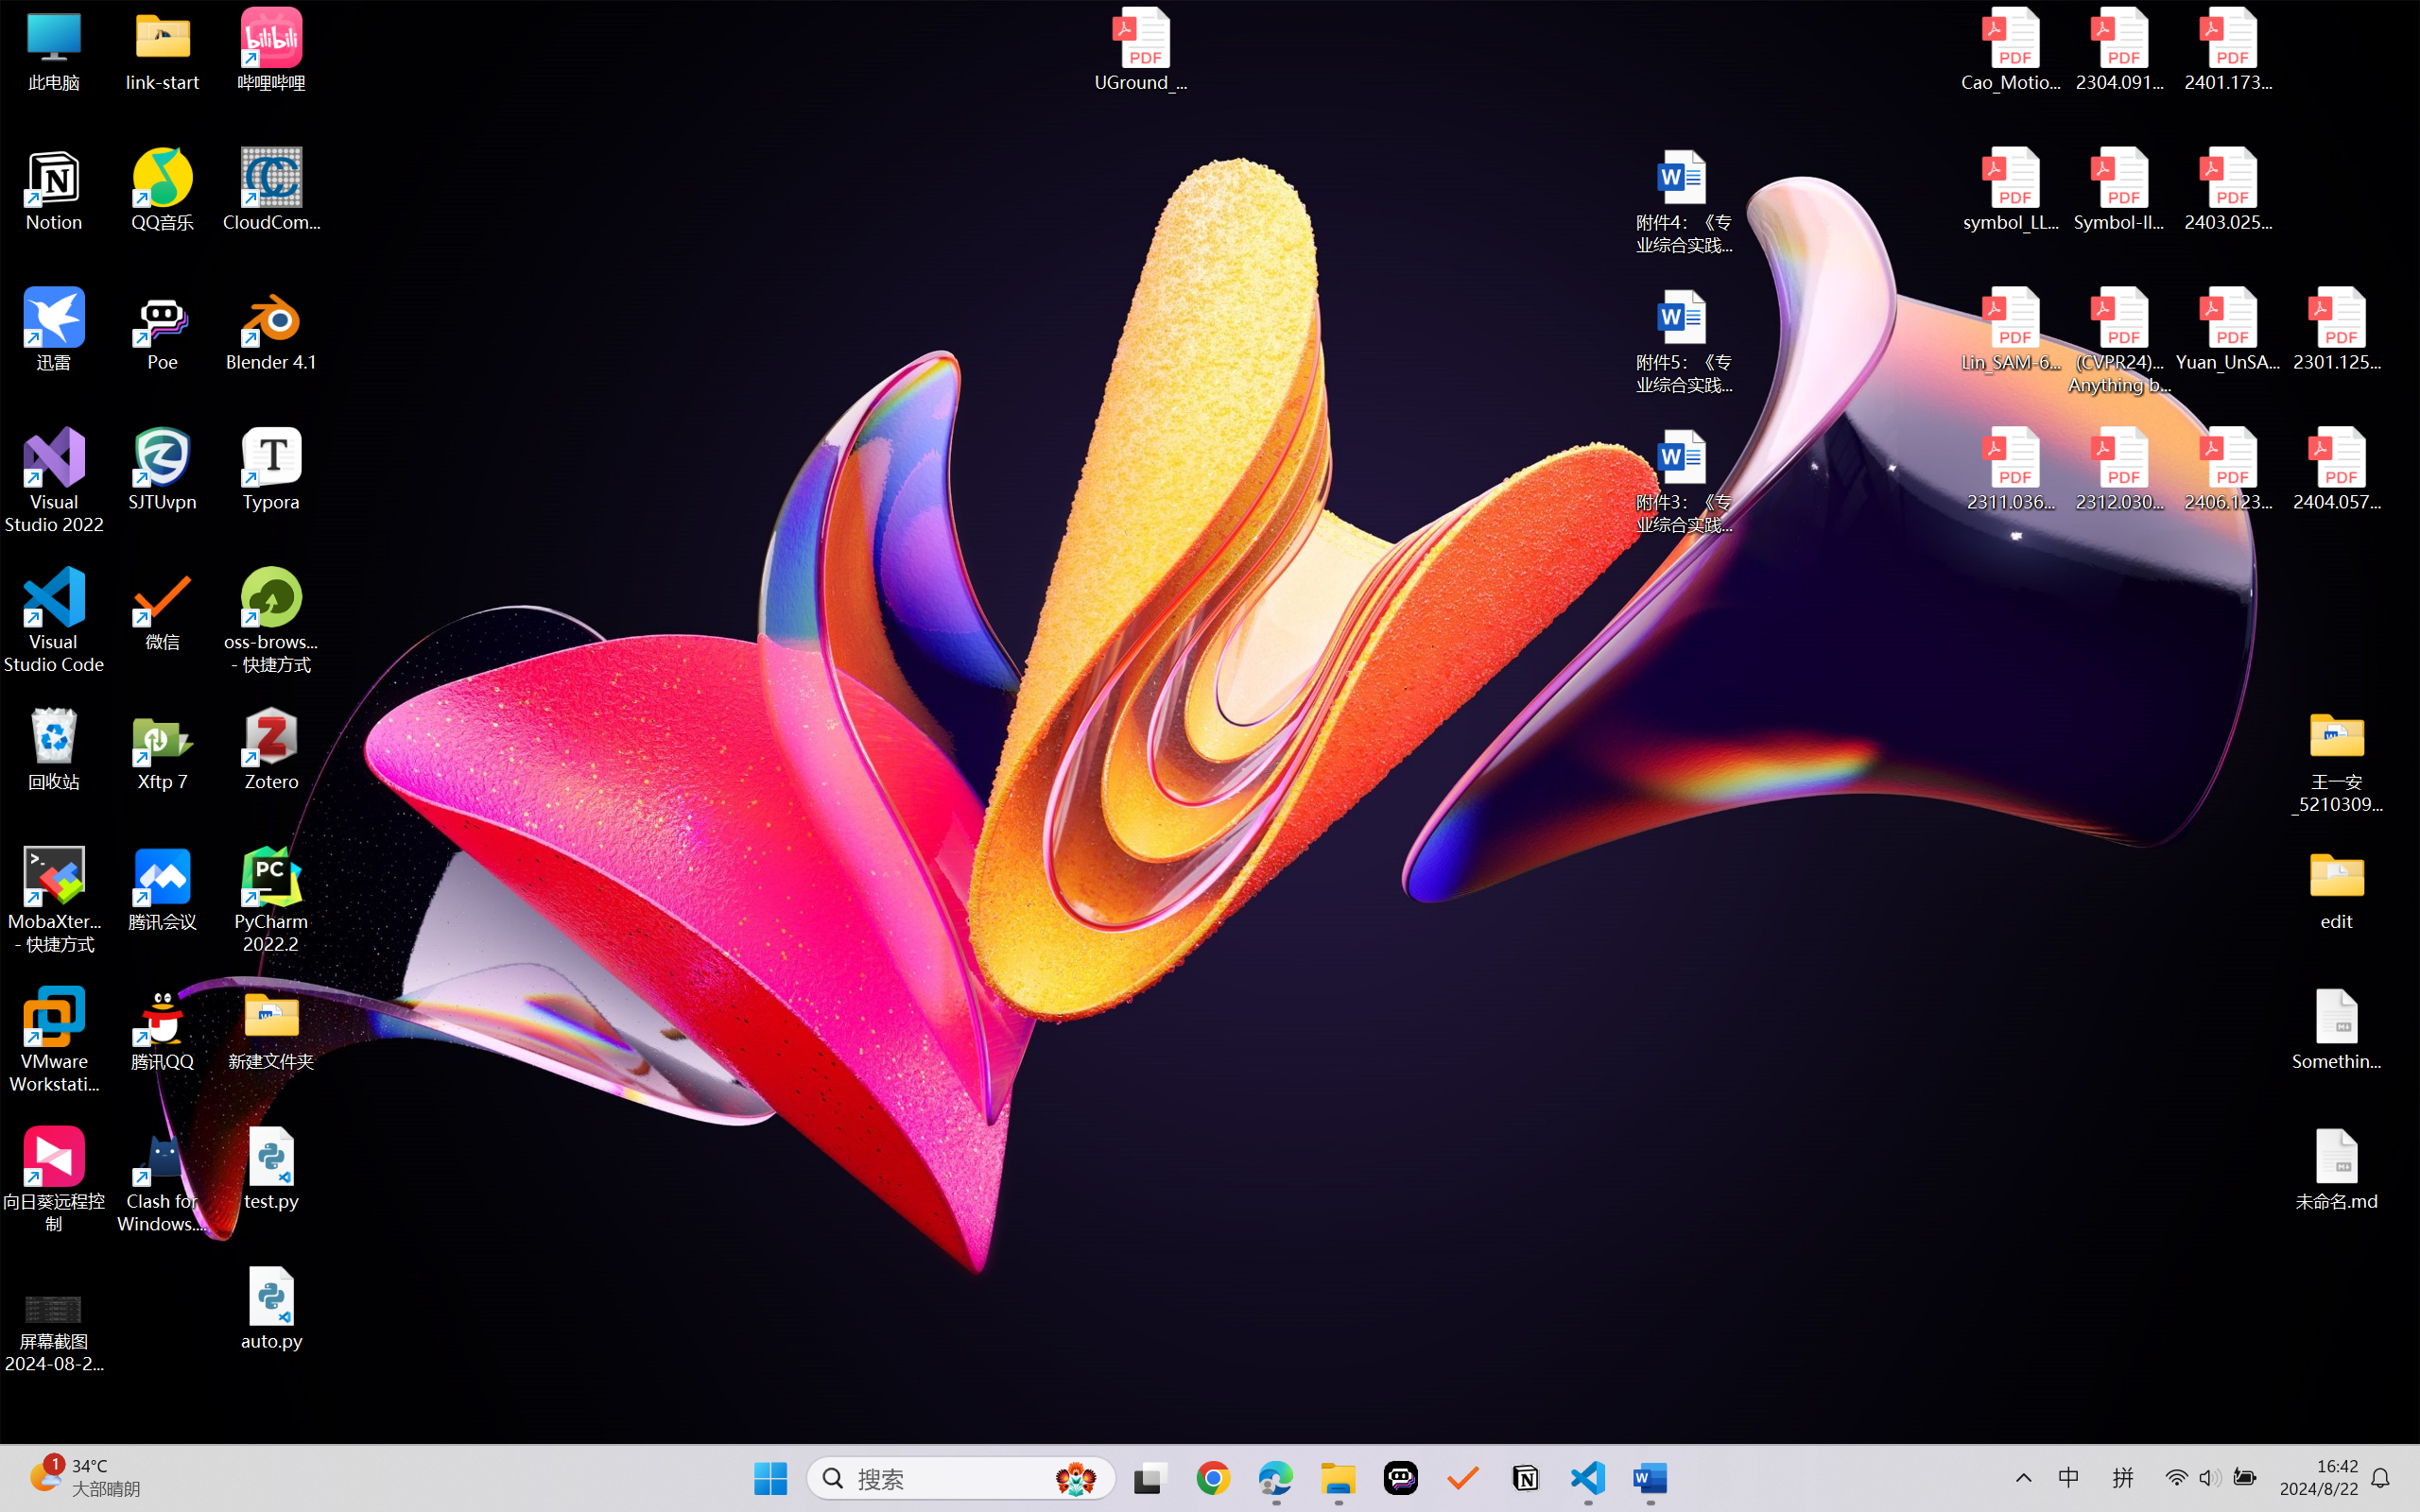 Image resolution: width=2420 pixels, height=1512 pixels. Describe the element at coordinates (271, 328) in the screenshot. I see `'Blender 4.1'` at that location.